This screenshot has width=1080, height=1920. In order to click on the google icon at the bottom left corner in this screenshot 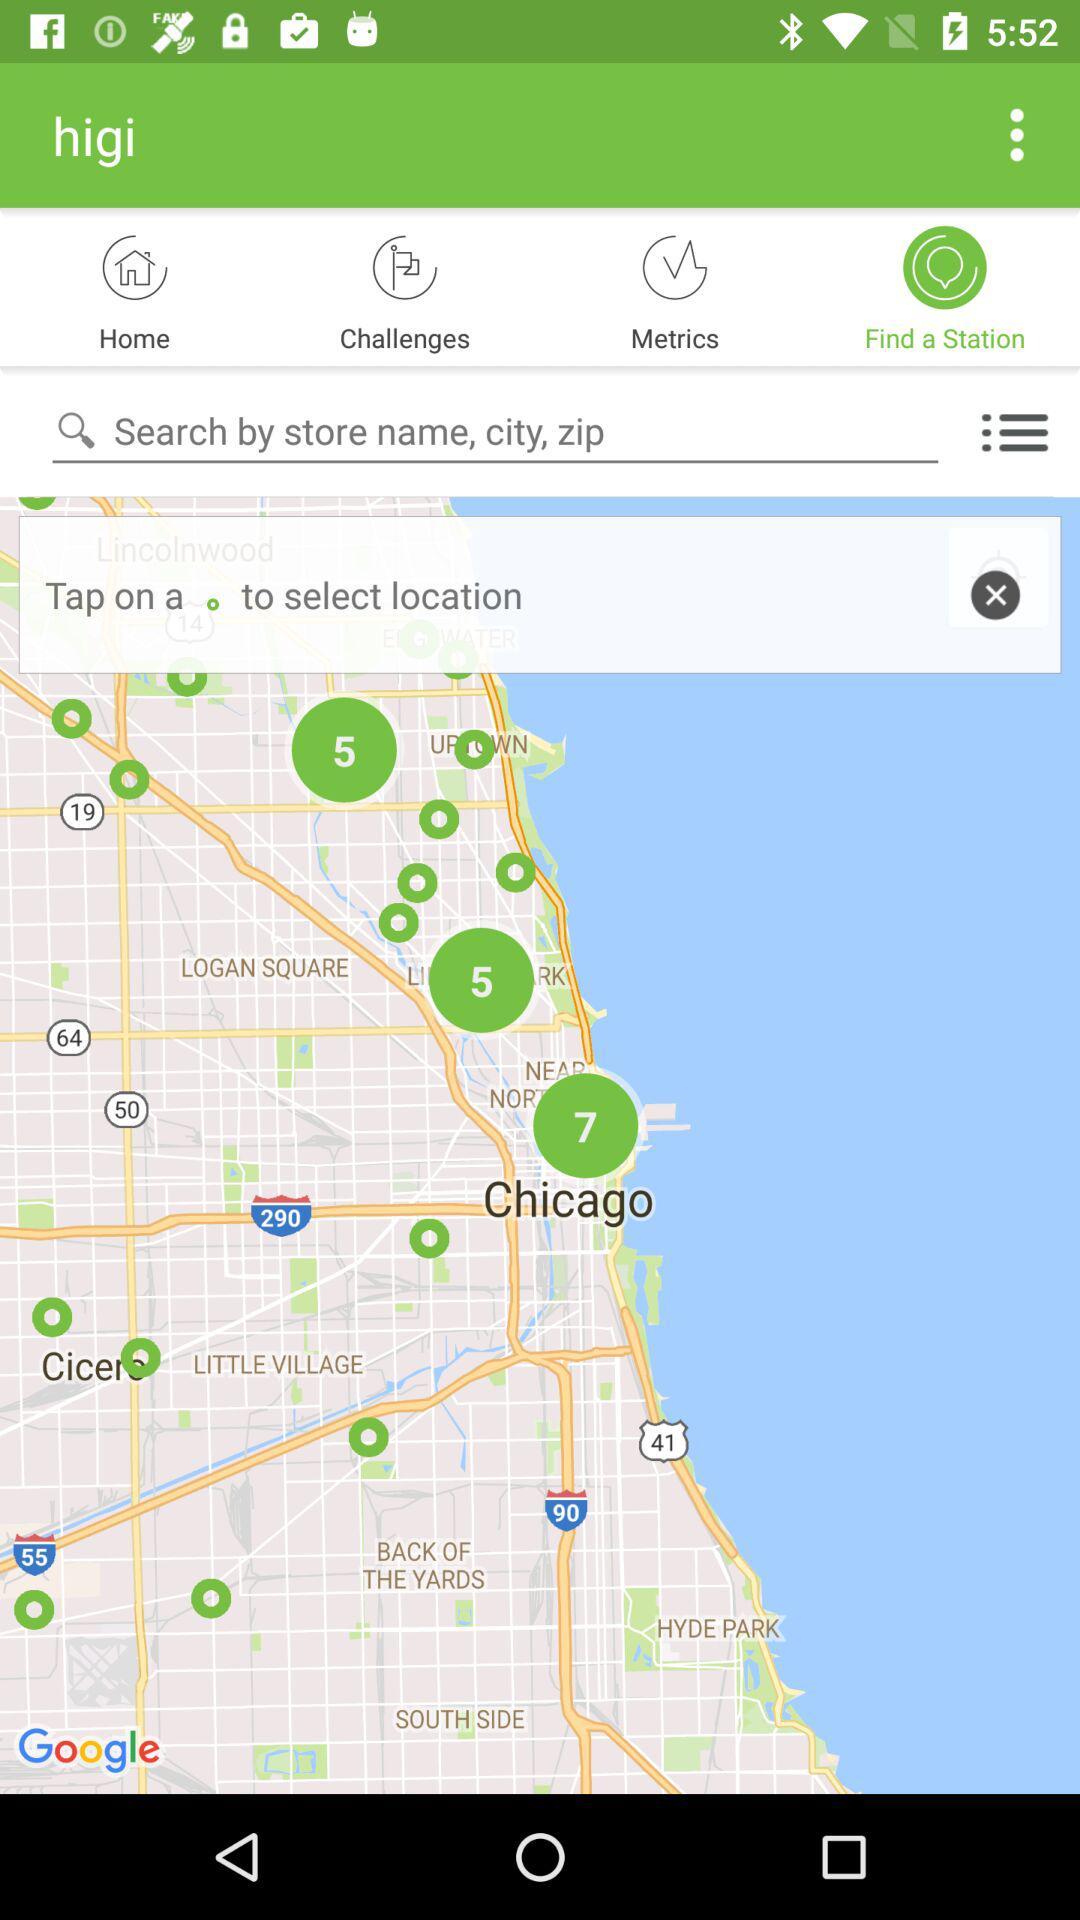, I will do `click(92, 1751)`.